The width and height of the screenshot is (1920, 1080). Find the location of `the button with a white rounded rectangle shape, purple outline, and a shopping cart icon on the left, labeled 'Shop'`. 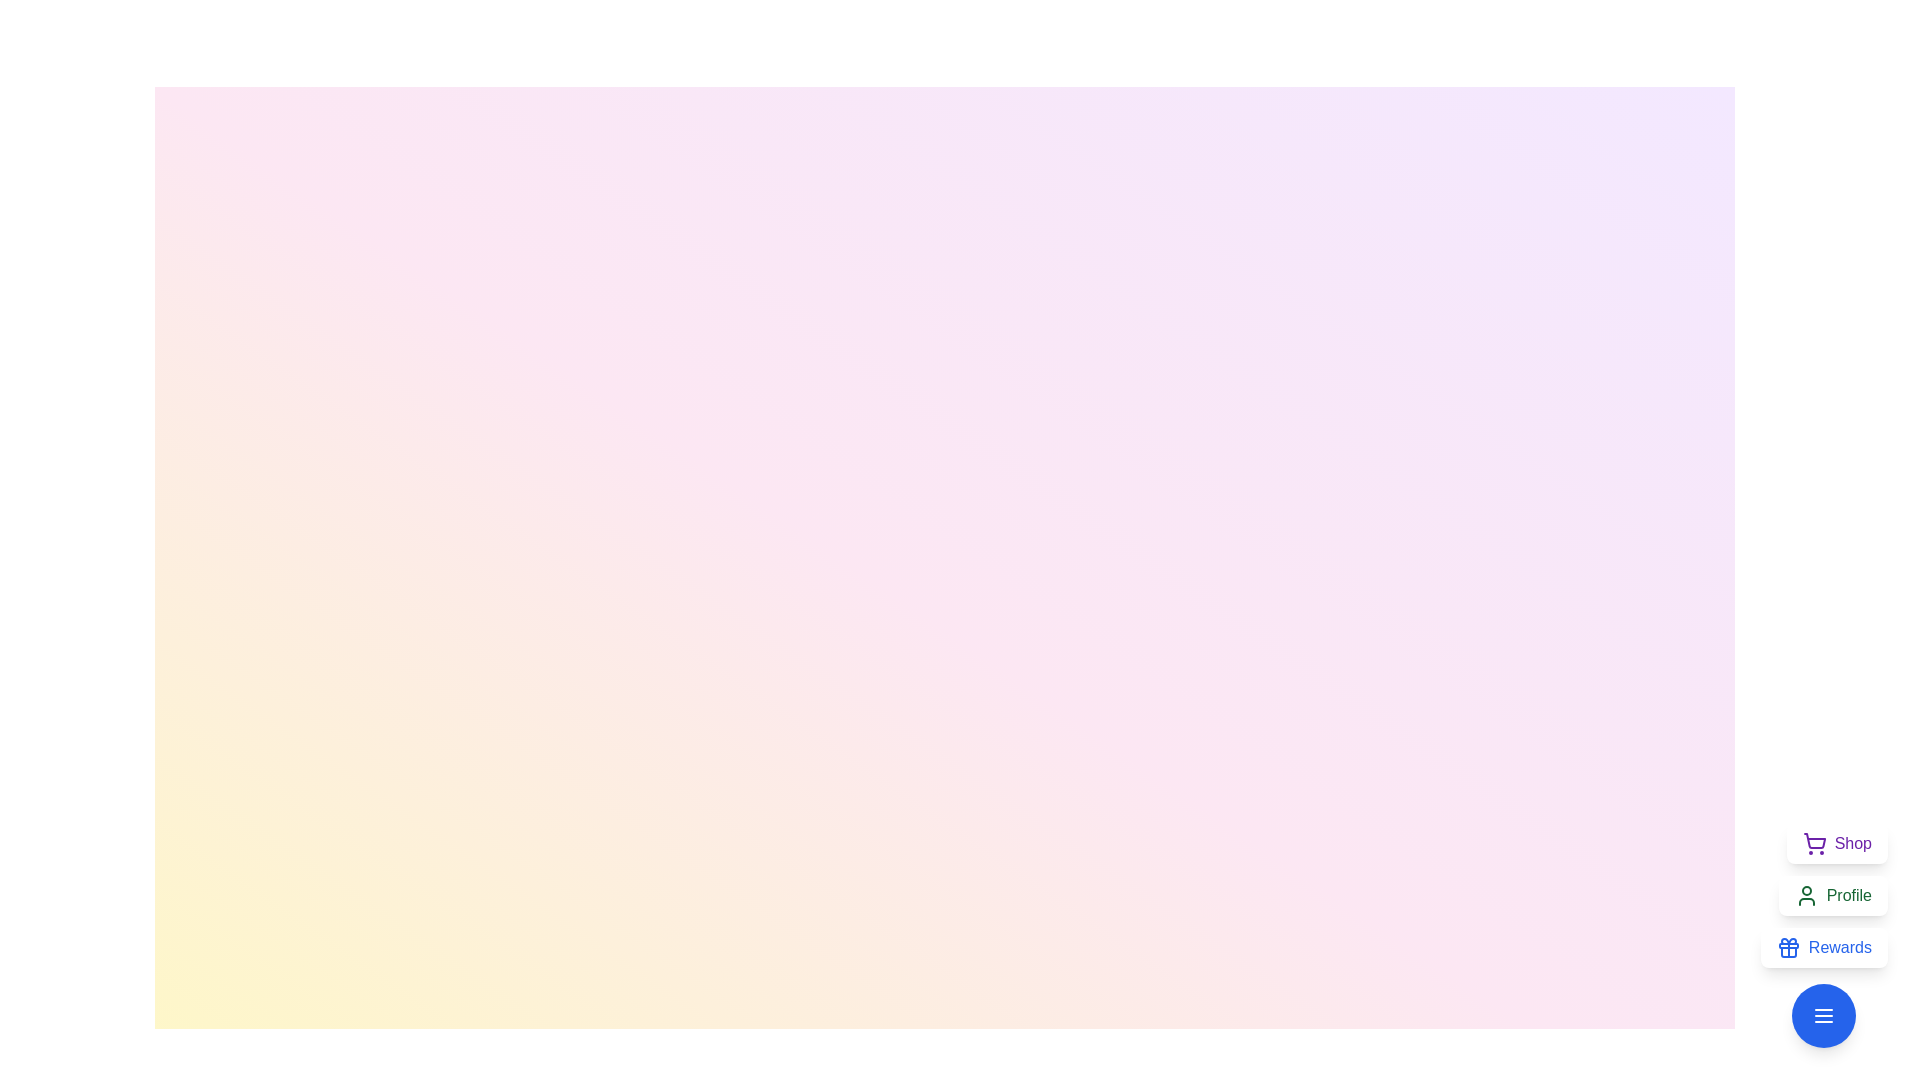

the button with a white rounded rectangle shape, purple outline, and a shopping cart icon on the left, labeled 'Shop' is located at coordinates (1837, 844).